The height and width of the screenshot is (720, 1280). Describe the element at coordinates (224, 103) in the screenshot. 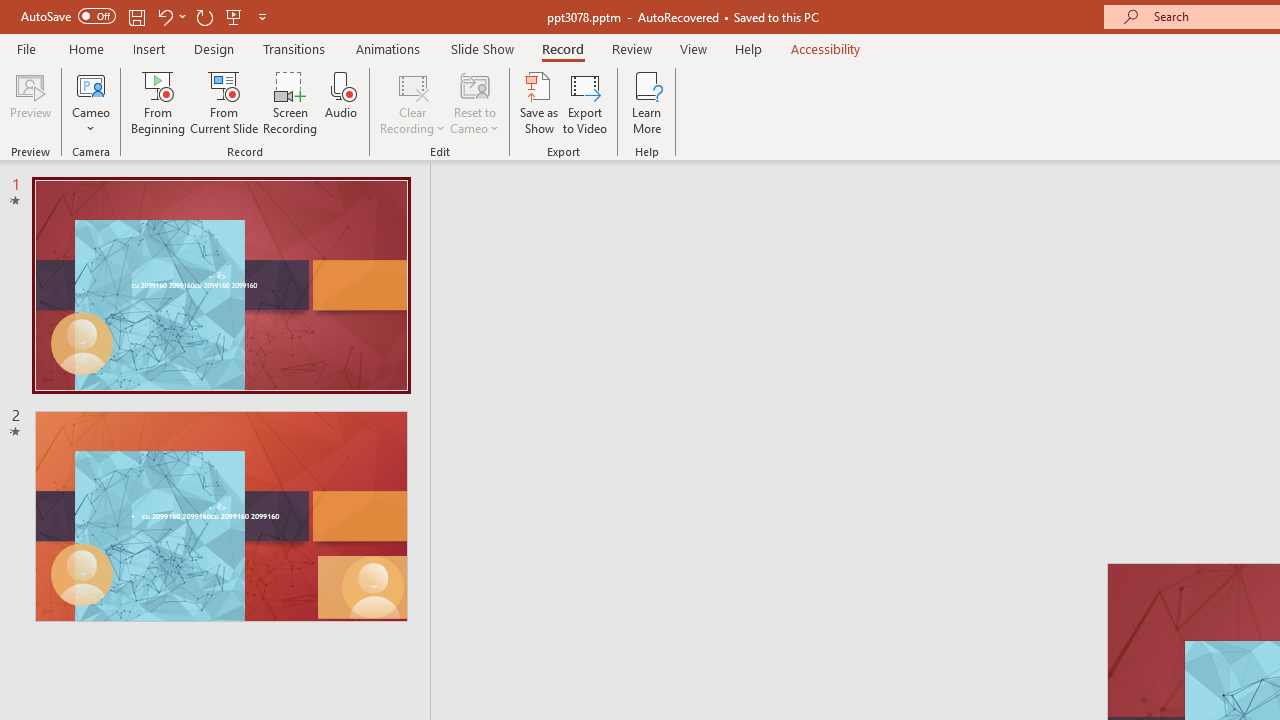

I see `'From Current Slide...'` at that location.